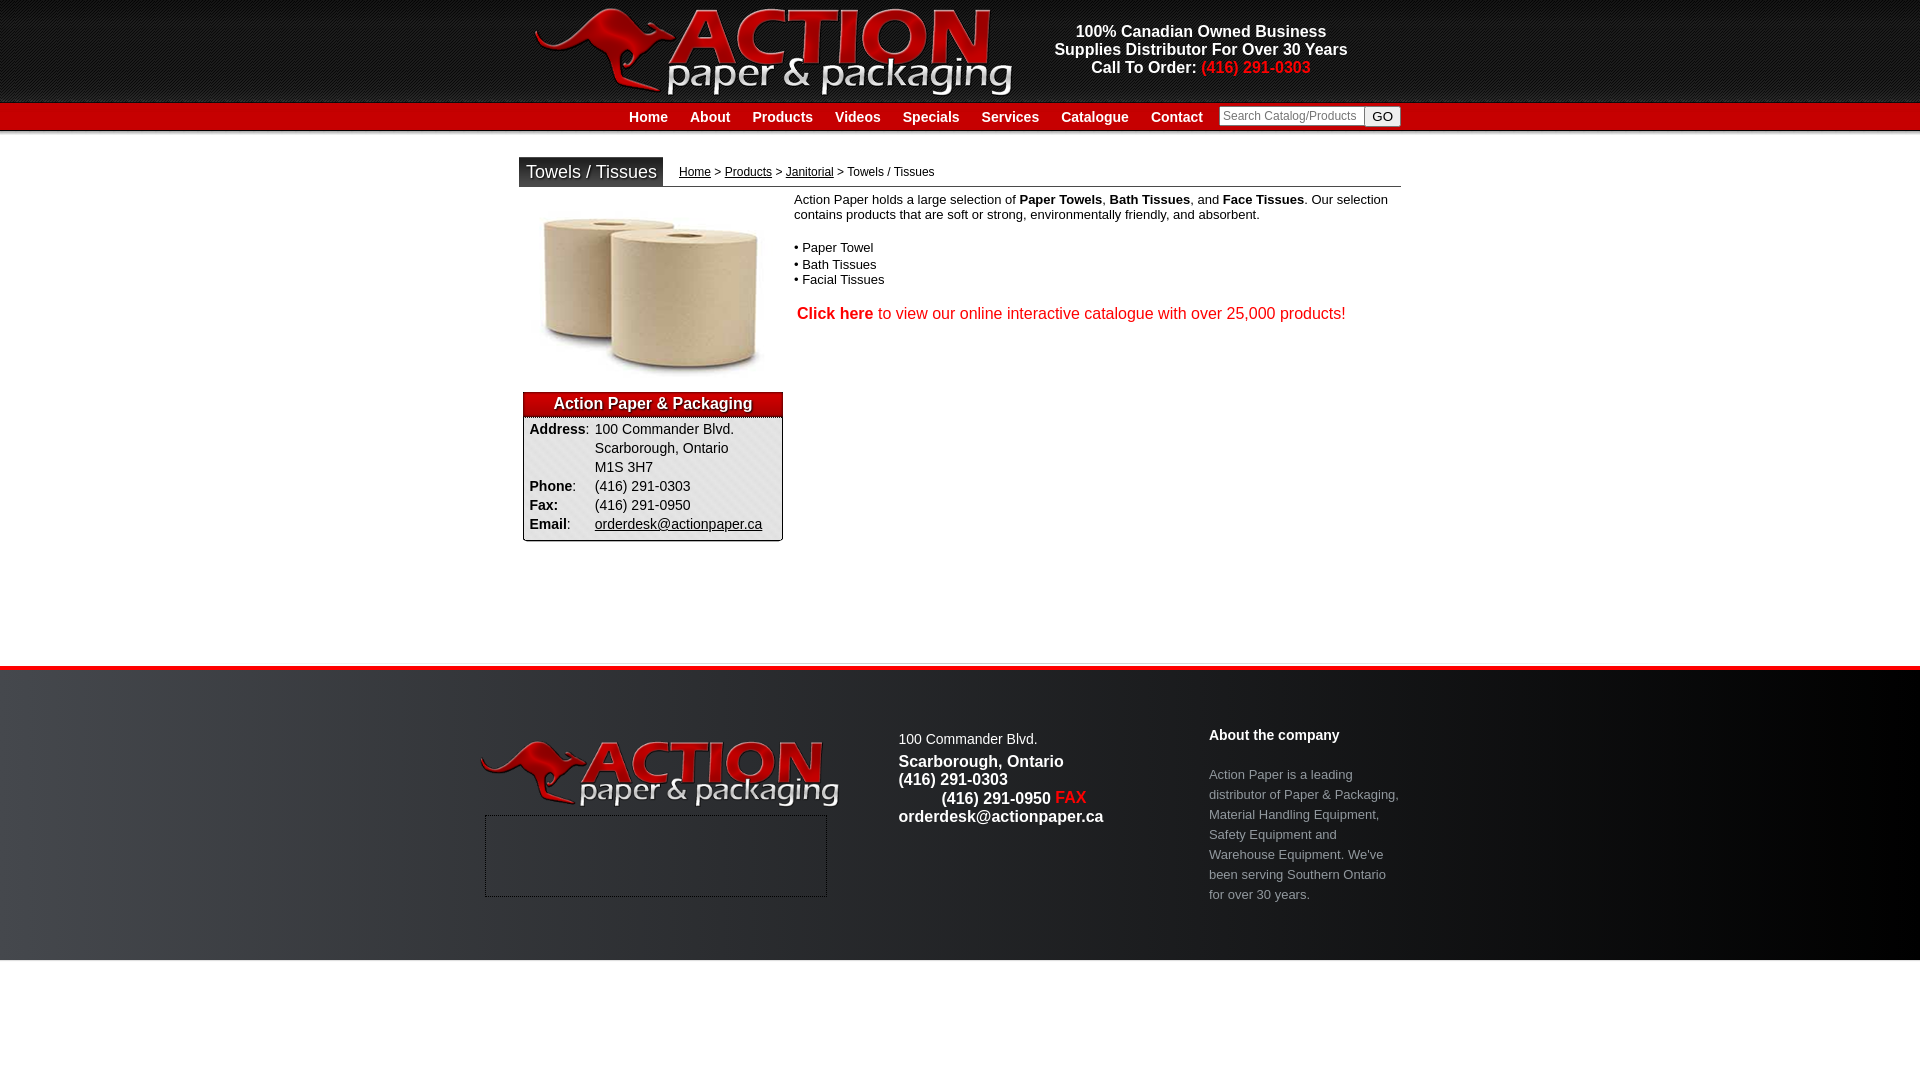  What do you see at coordinates (648, 116) in the screenshot?
I see `'Home'` at bounding box center [648, 116].